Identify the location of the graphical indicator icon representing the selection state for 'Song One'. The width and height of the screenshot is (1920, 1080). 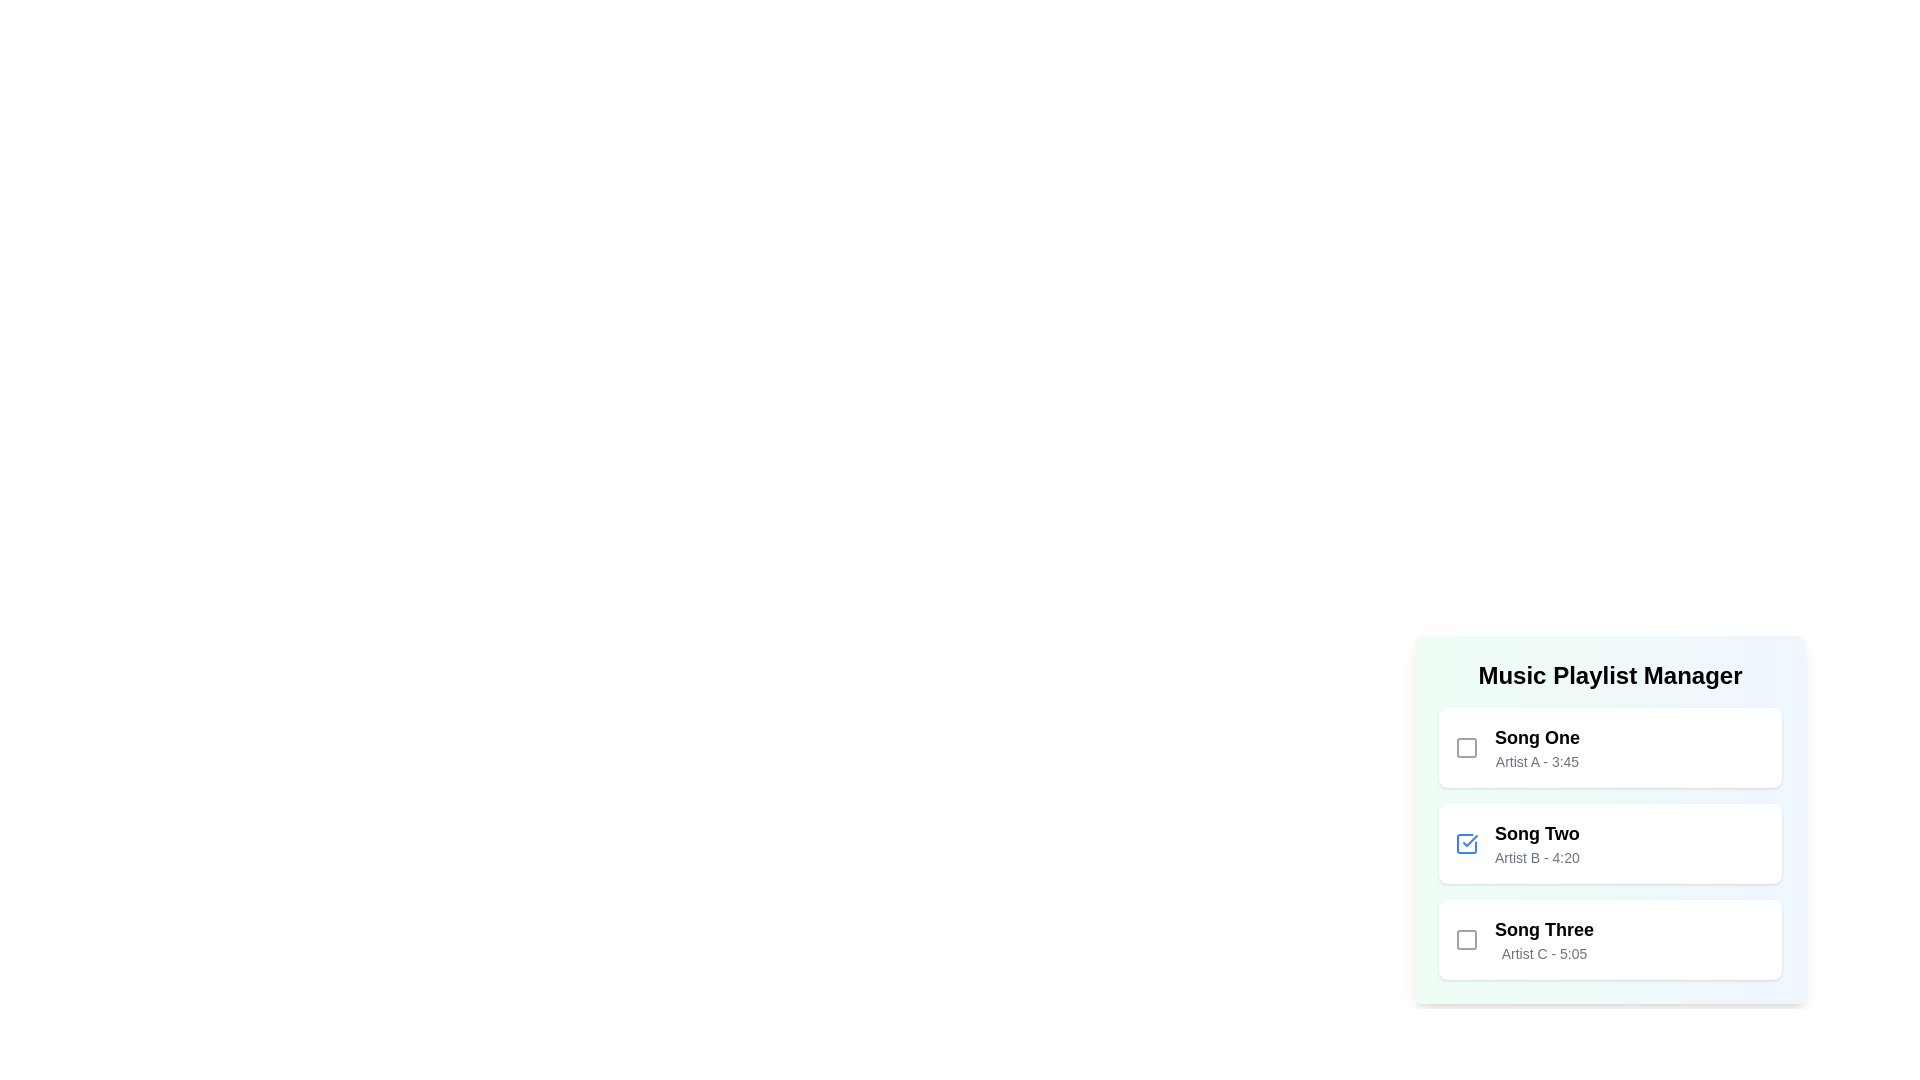
(1467, 748).